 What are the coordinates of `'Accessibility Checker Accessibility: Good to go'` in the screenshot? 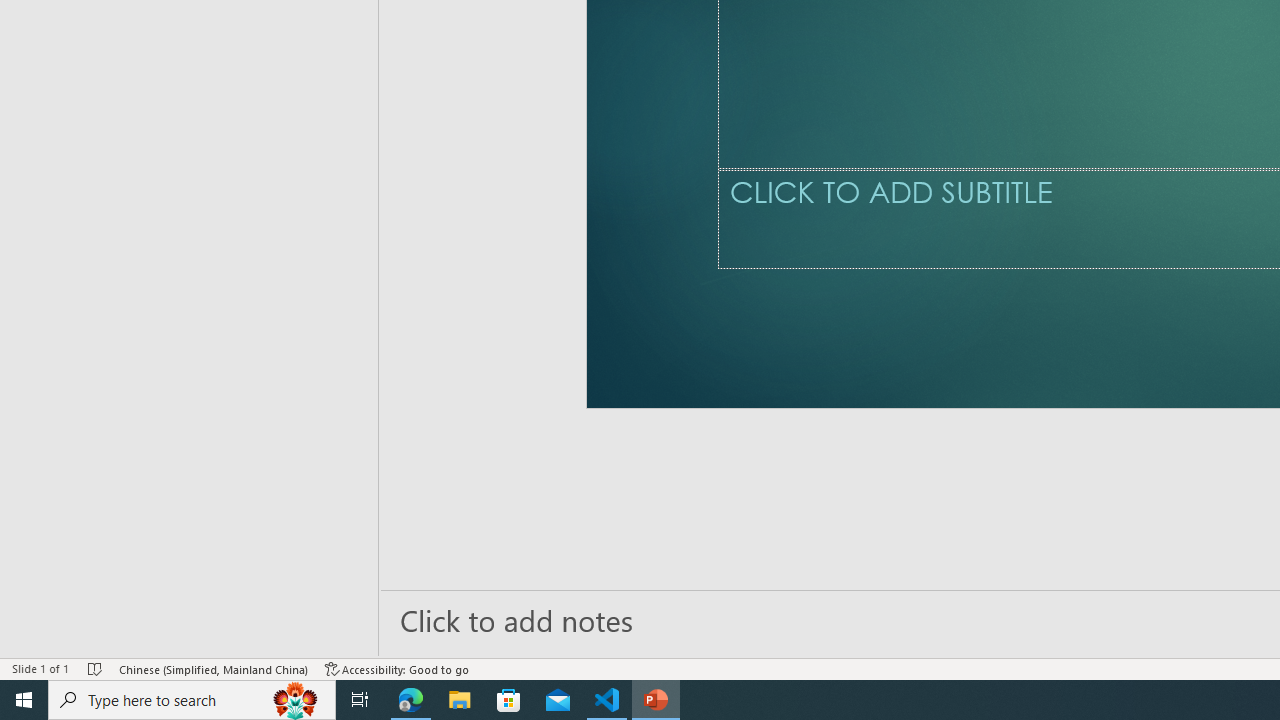 It's located at (397, 669).